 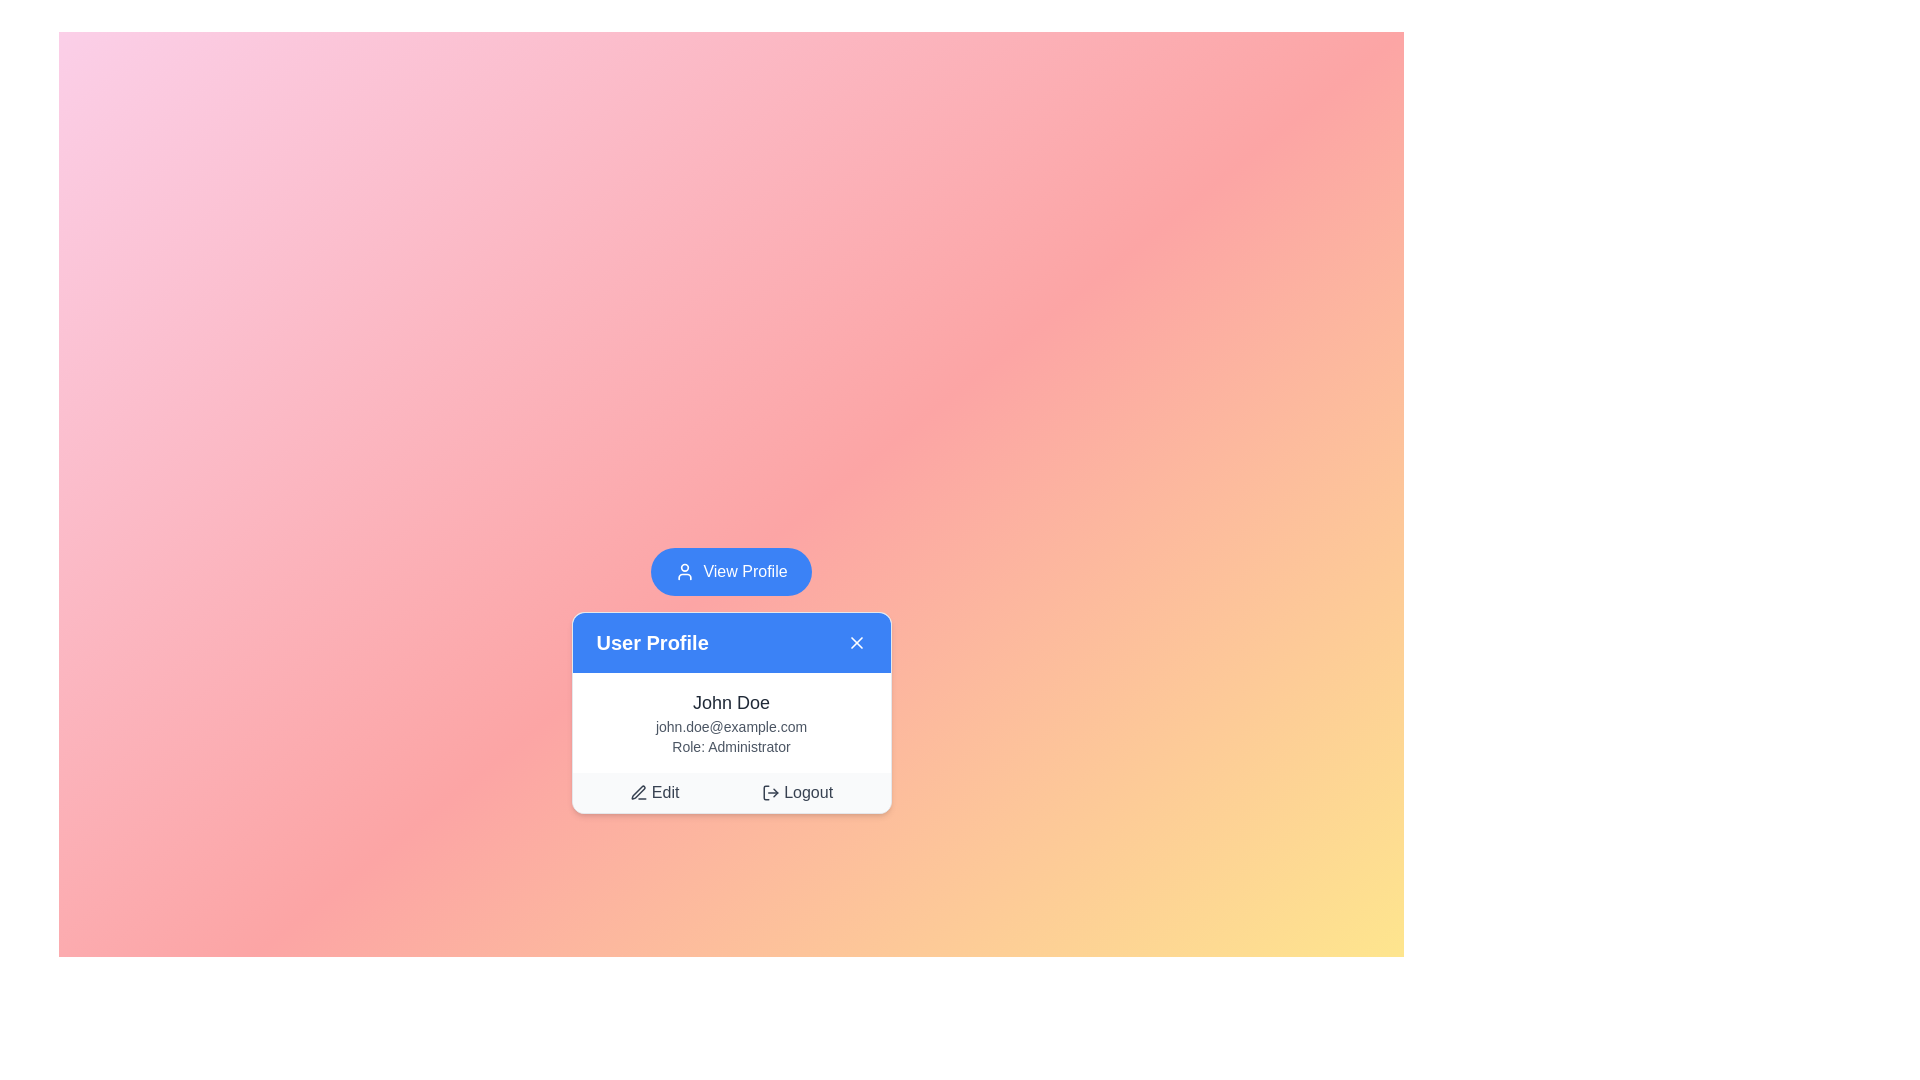 What do you see at coordinates (637, 791) in the screenshot?
I see `the SVG icon element that visually represents the 'Edit' action within the user profile card, located at the bottom left of the icon group` at bounding box center [637, 791].